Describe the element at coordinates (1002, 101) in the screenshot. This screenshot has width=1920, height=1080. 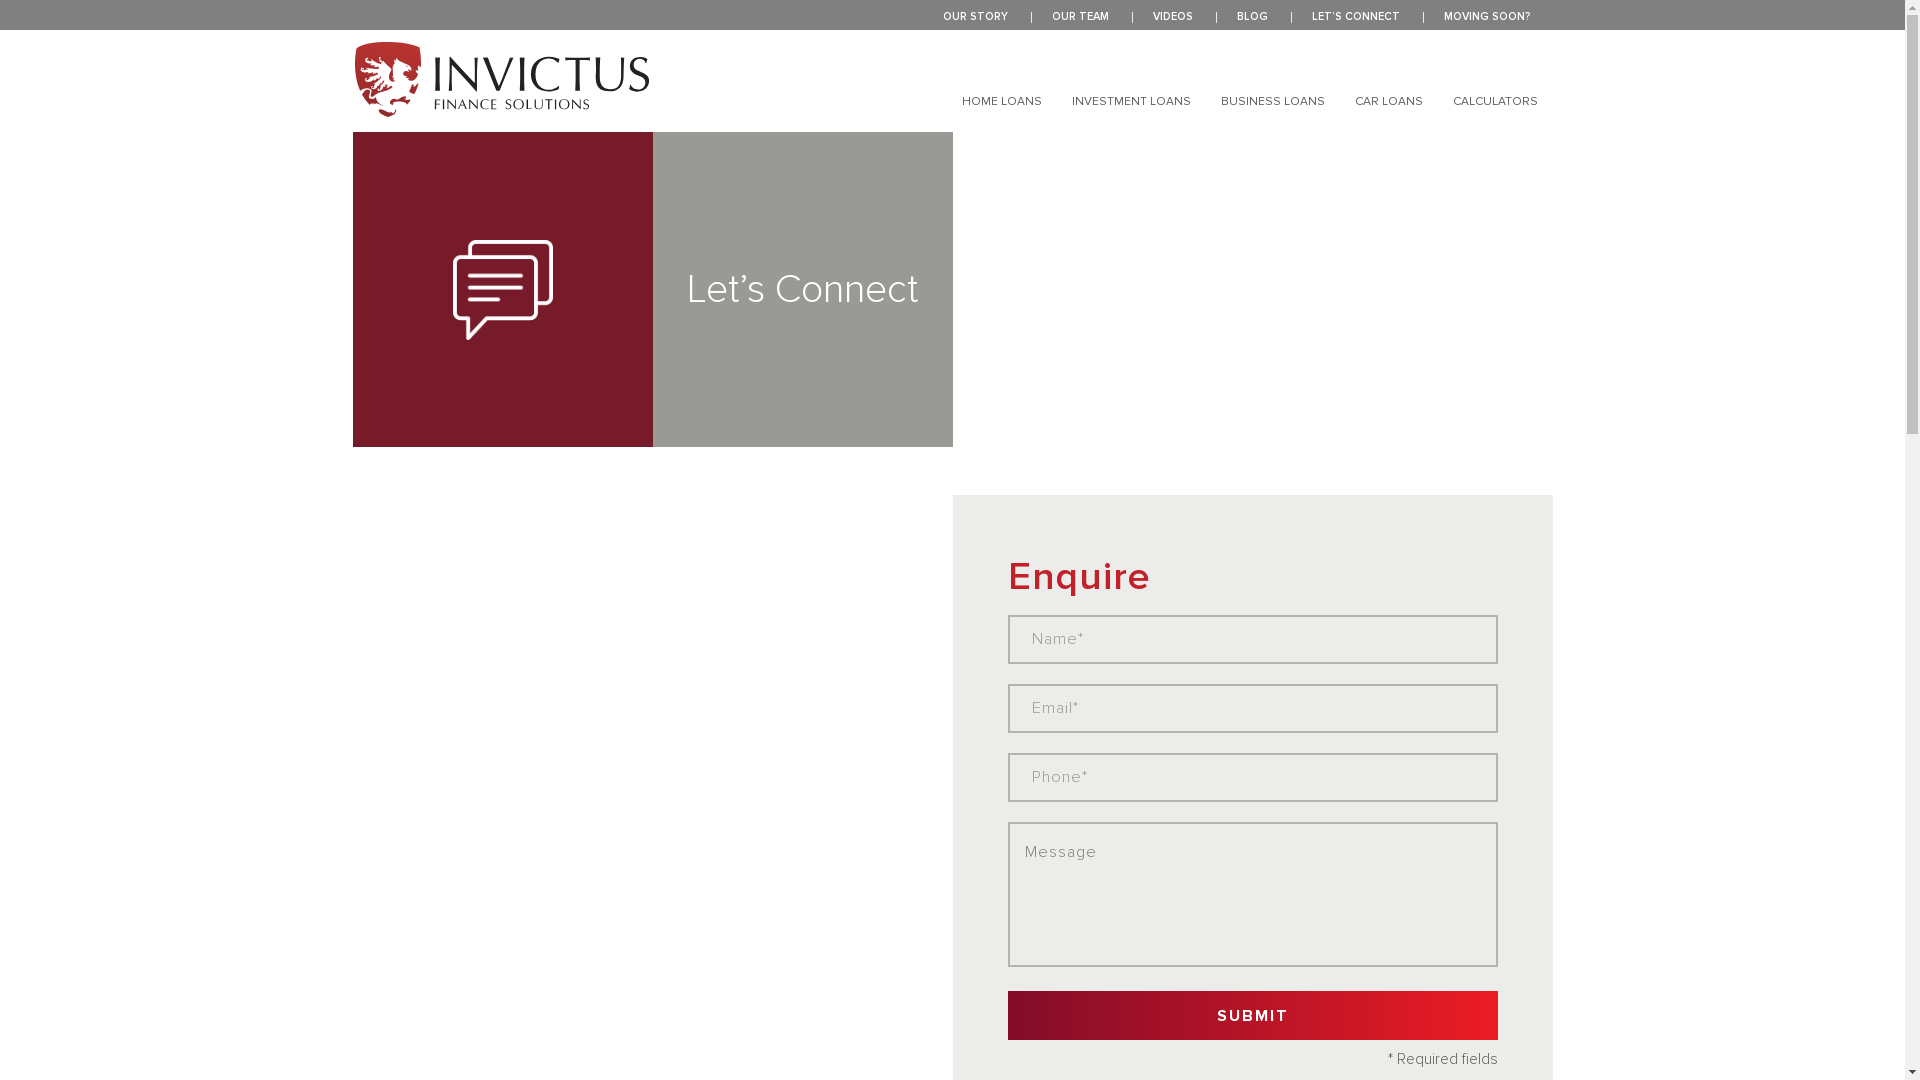
I see `'HOME LOANS'` at that location.